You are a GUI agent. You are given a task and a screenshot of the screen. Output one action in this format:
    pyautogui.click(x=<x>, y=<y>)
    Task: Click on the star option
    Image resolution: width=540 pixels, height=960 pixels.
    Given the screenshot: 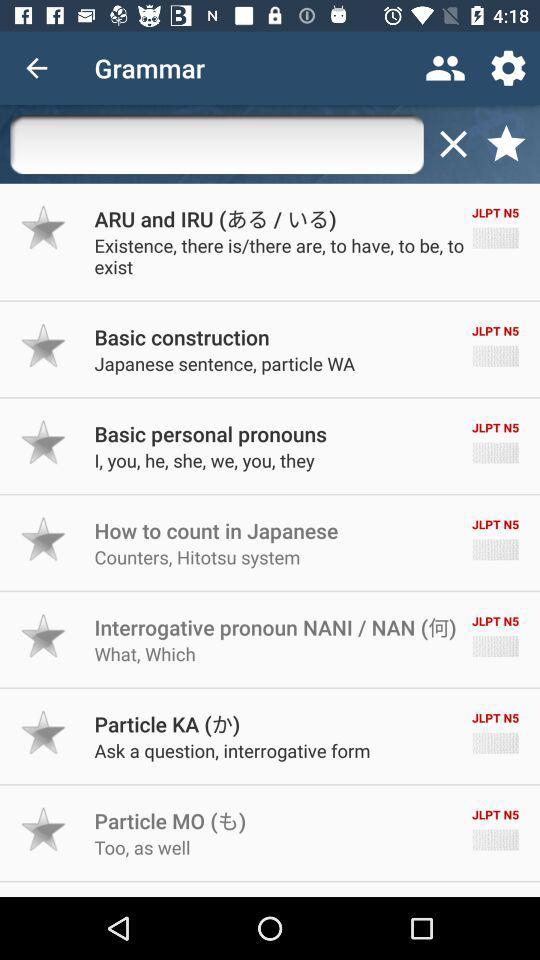 What is the action you would take?
    pyautogui.click(x=44, y=345)
    